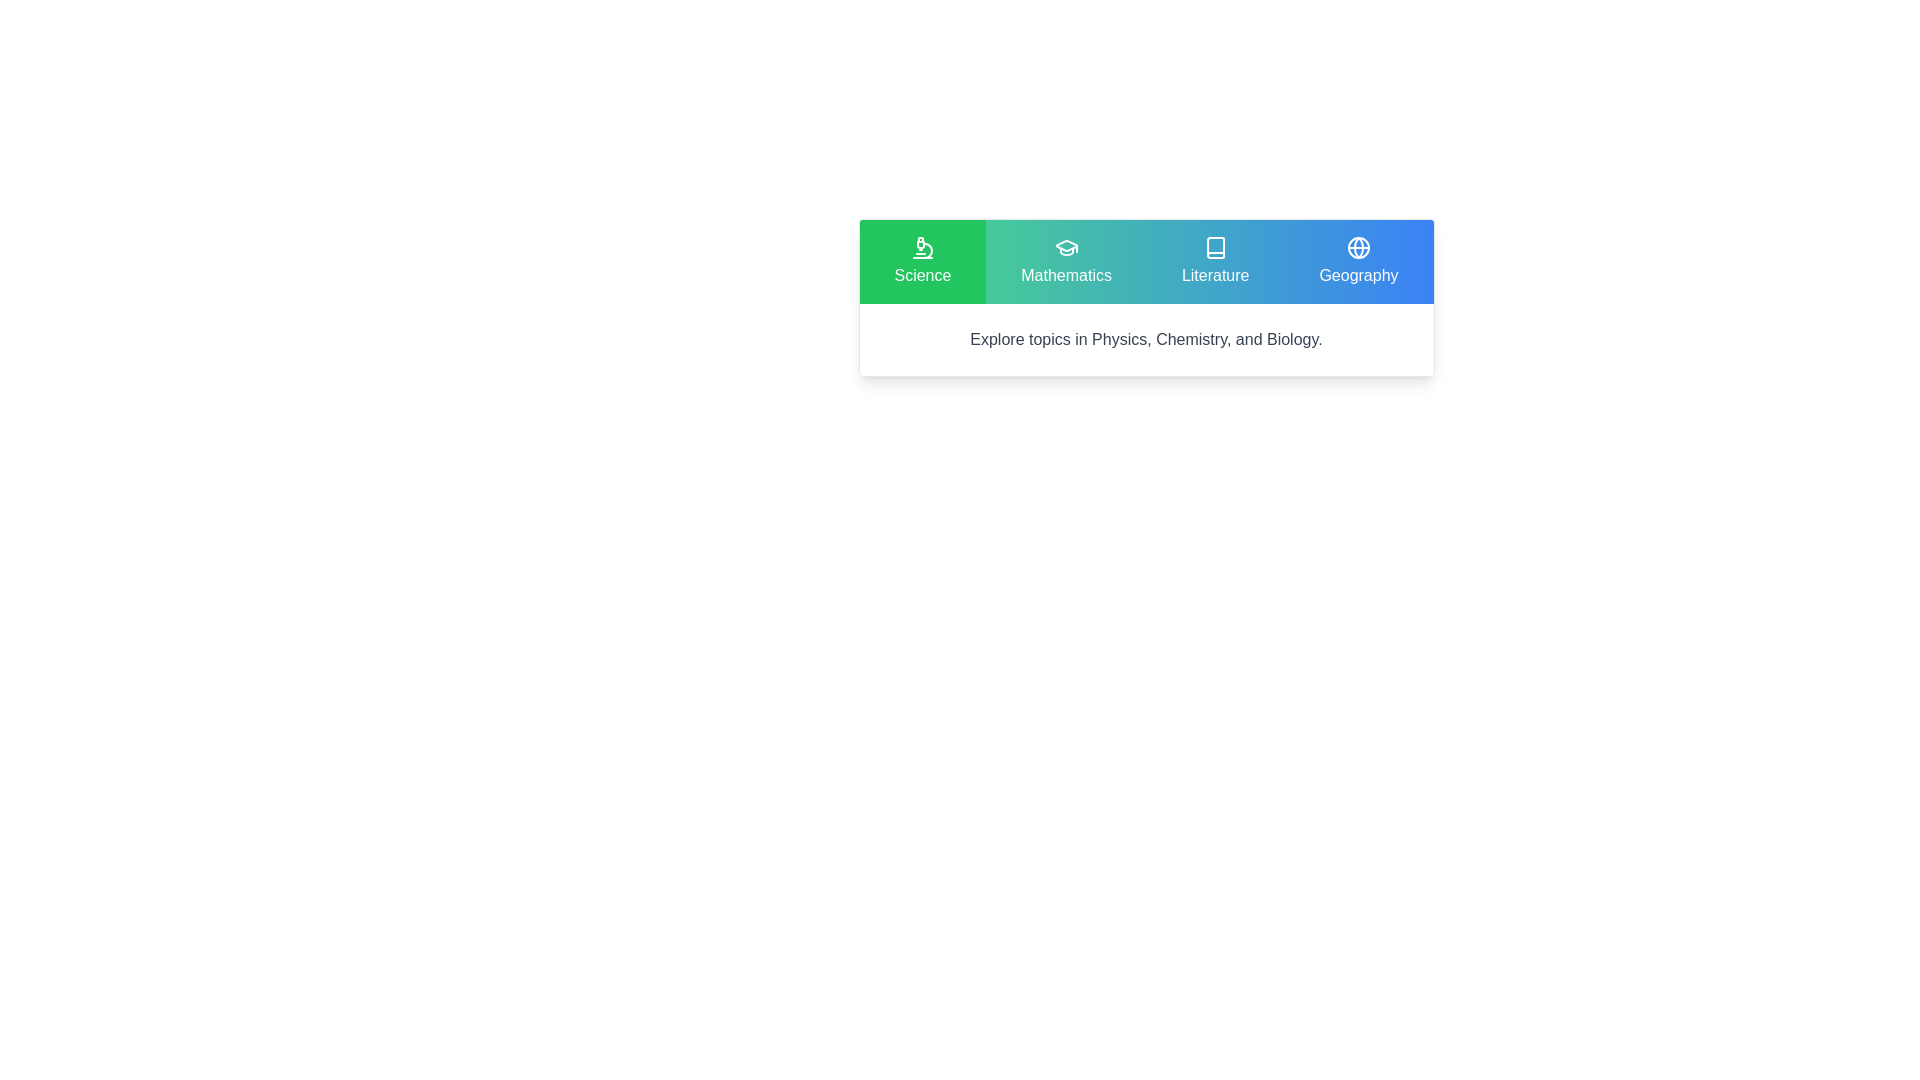  Describe the element at coordinates (1358, 246) in the screenshot. I see `the SVG circle that is part of the globe icon in the Geography section with a blue background` at that location.